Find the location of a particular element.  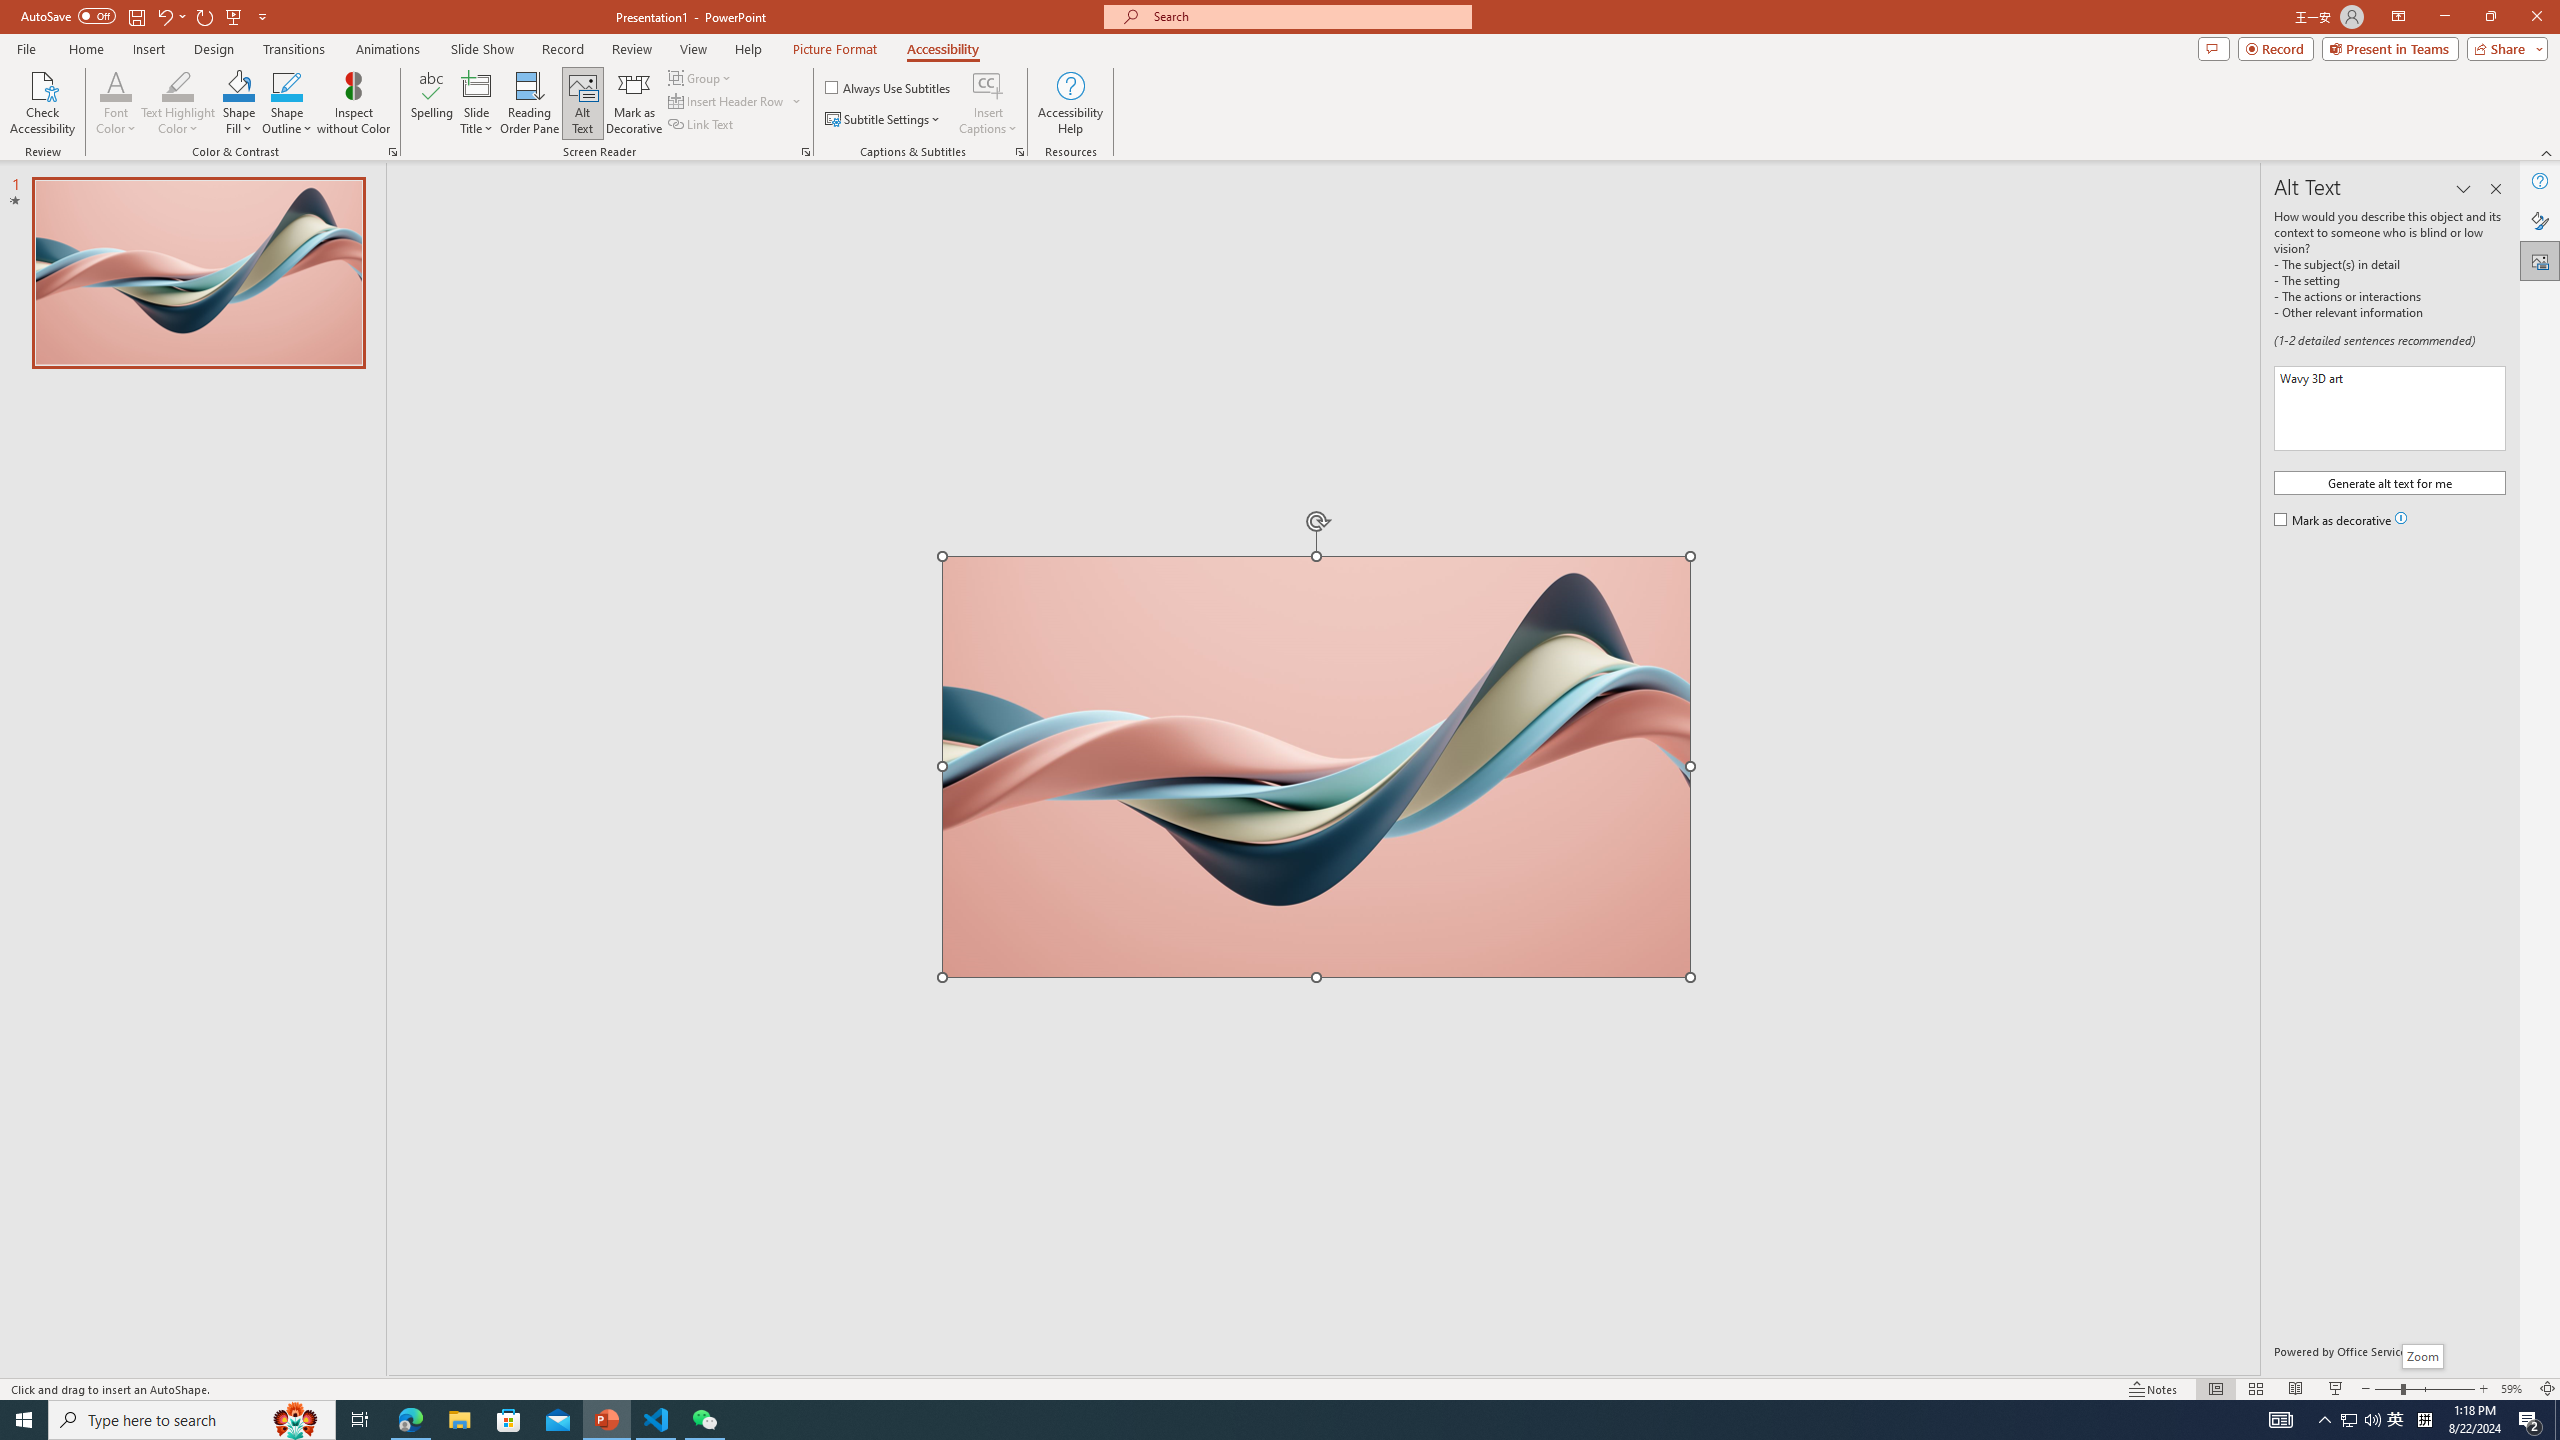

'Reading Order Pane' is located at coordinates (530, 103).